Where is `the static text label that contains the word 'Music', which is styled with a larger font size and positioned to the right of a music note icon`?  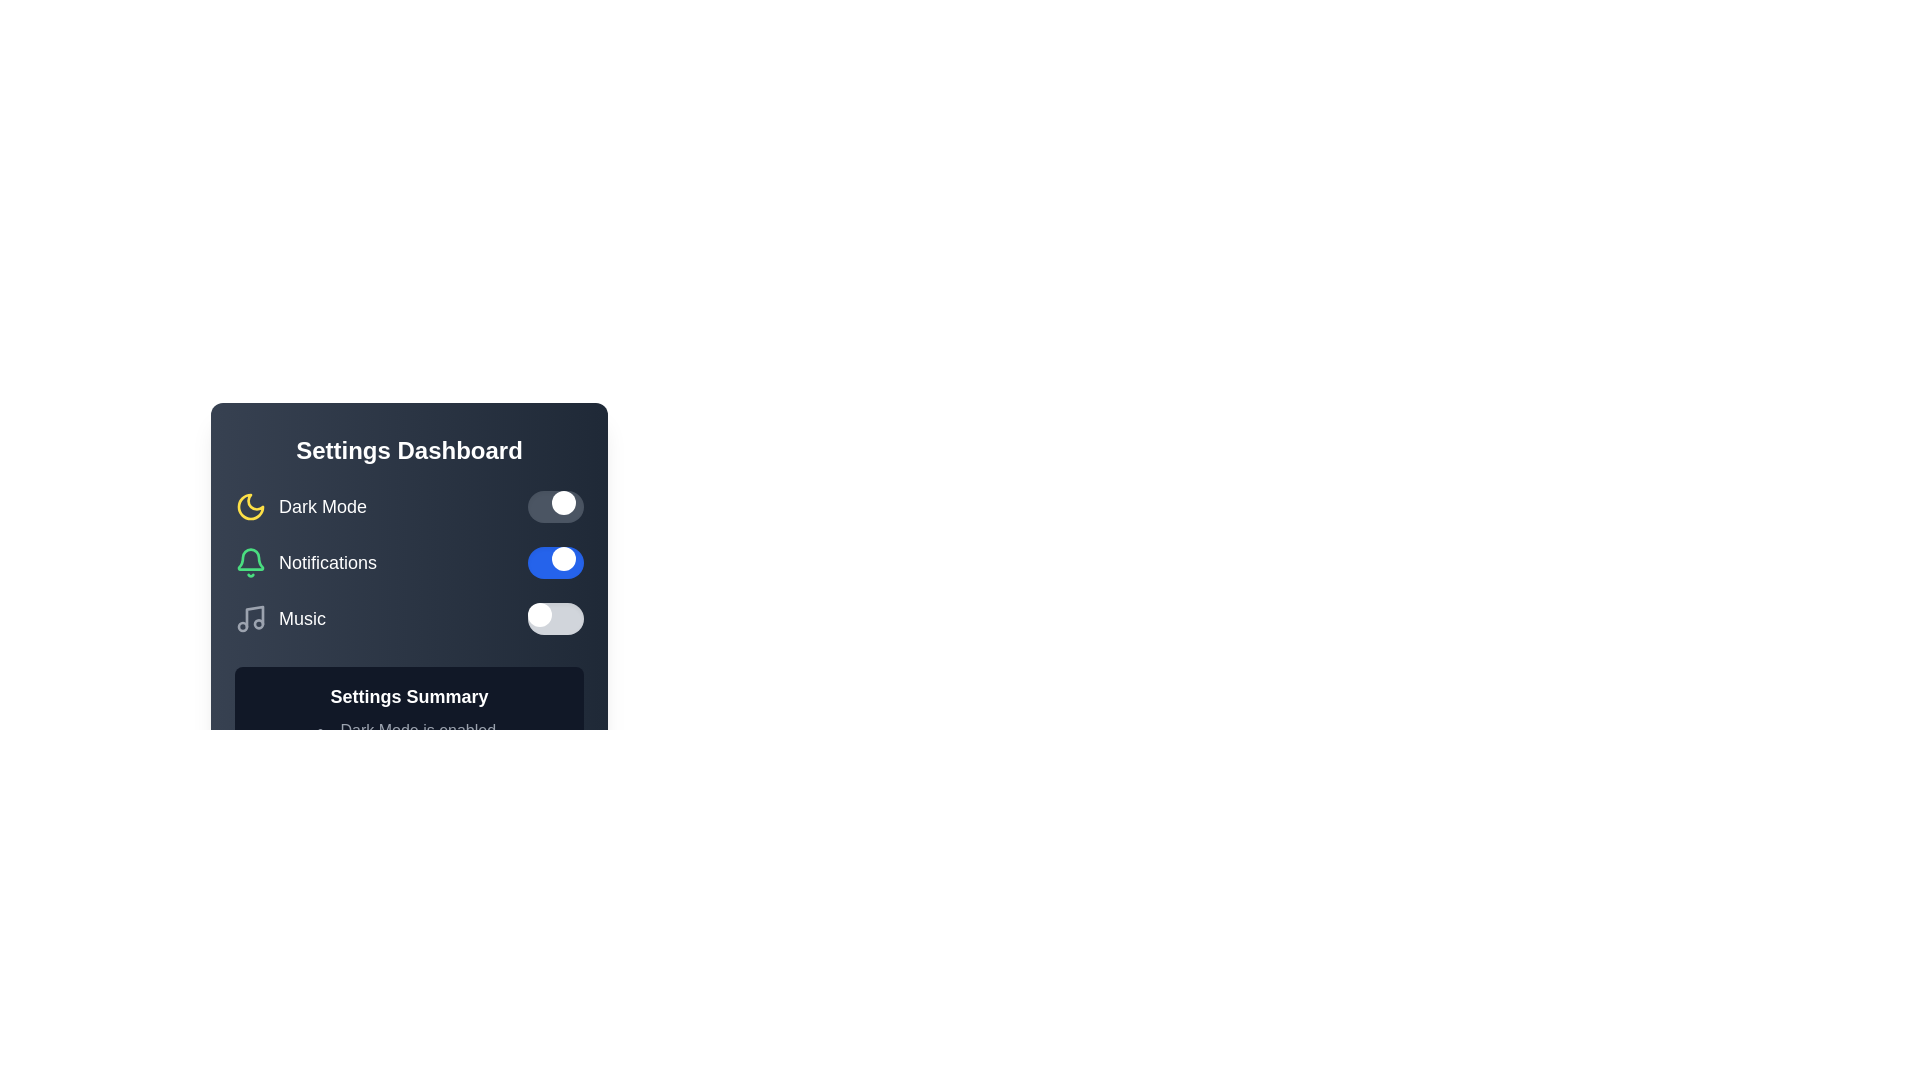
the static text label that contains the word 'Music', which is styled with a larger font size and positioned to the right of a music note icon is located at coordinates (301, 617).